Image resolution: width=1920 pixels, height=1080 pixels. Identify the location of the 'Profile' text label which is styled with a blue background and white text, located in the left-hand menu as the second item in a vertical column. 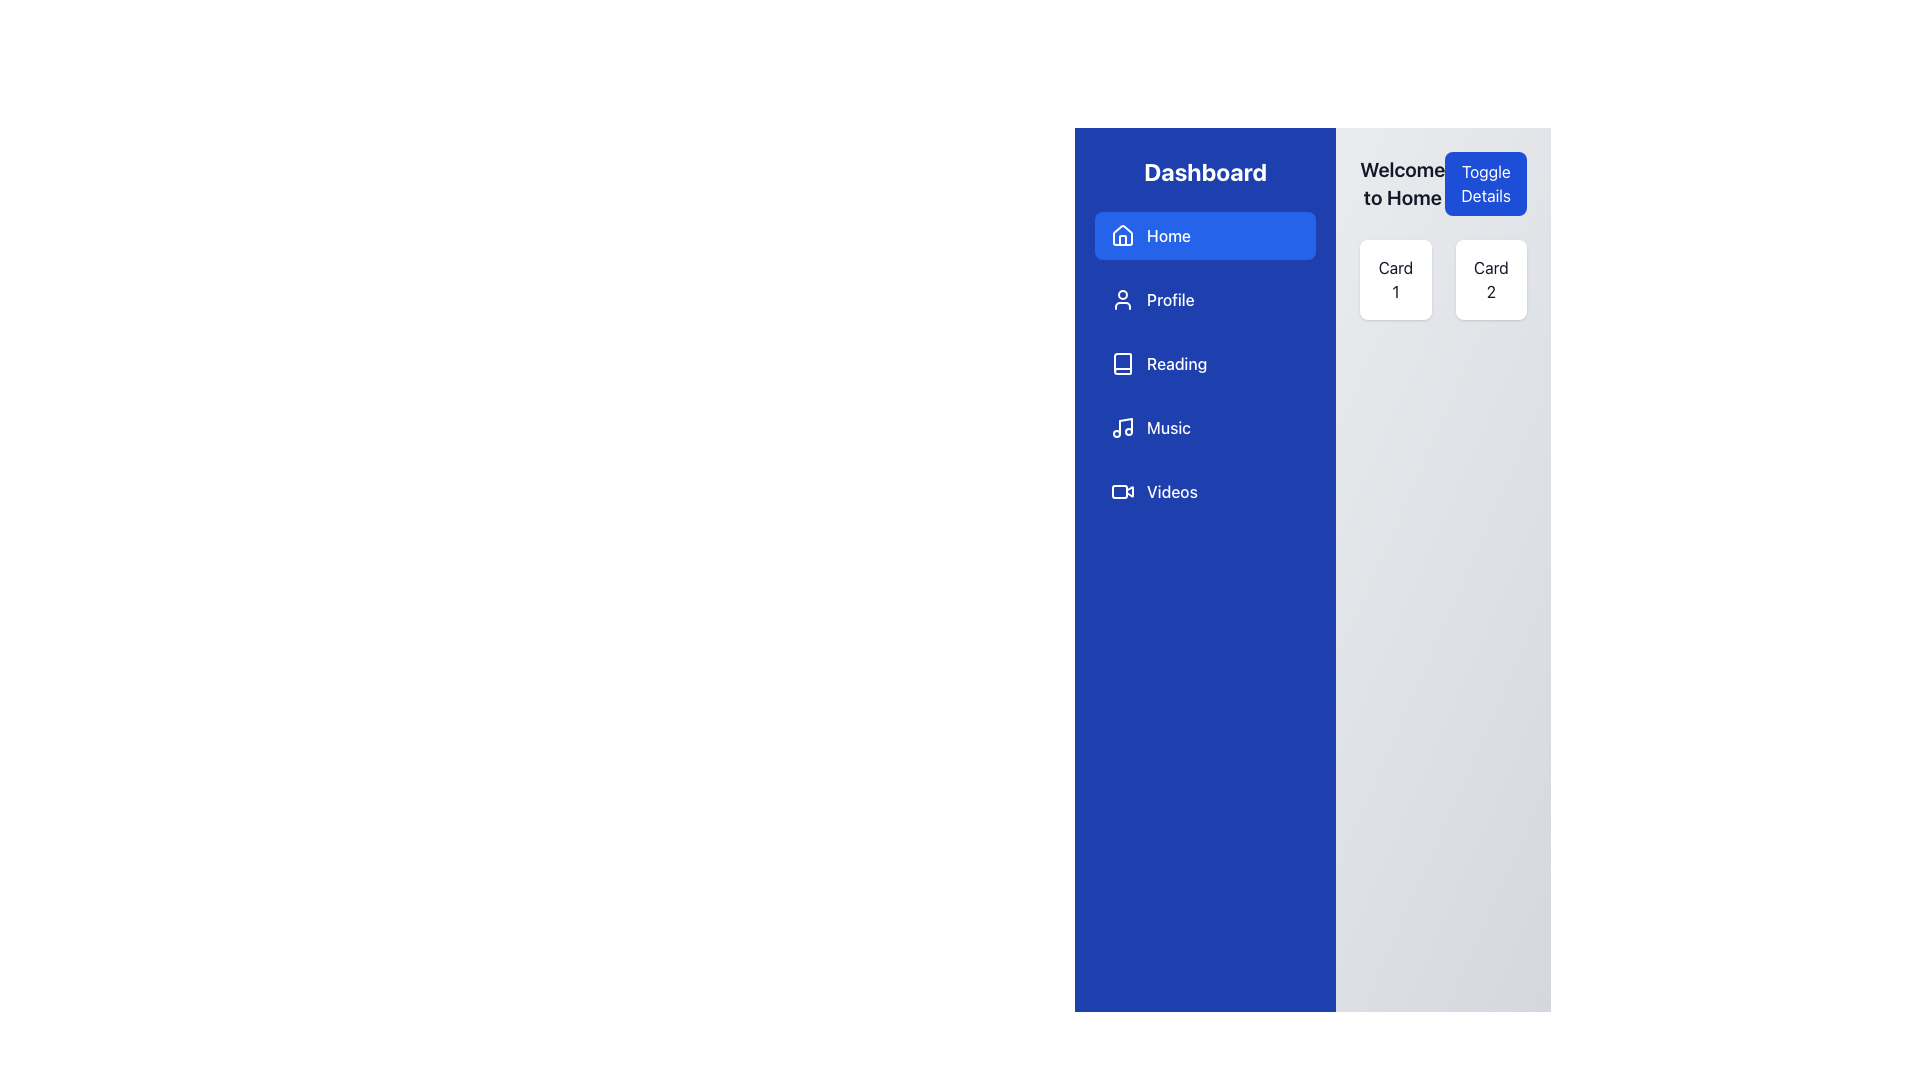
(1170, 300).